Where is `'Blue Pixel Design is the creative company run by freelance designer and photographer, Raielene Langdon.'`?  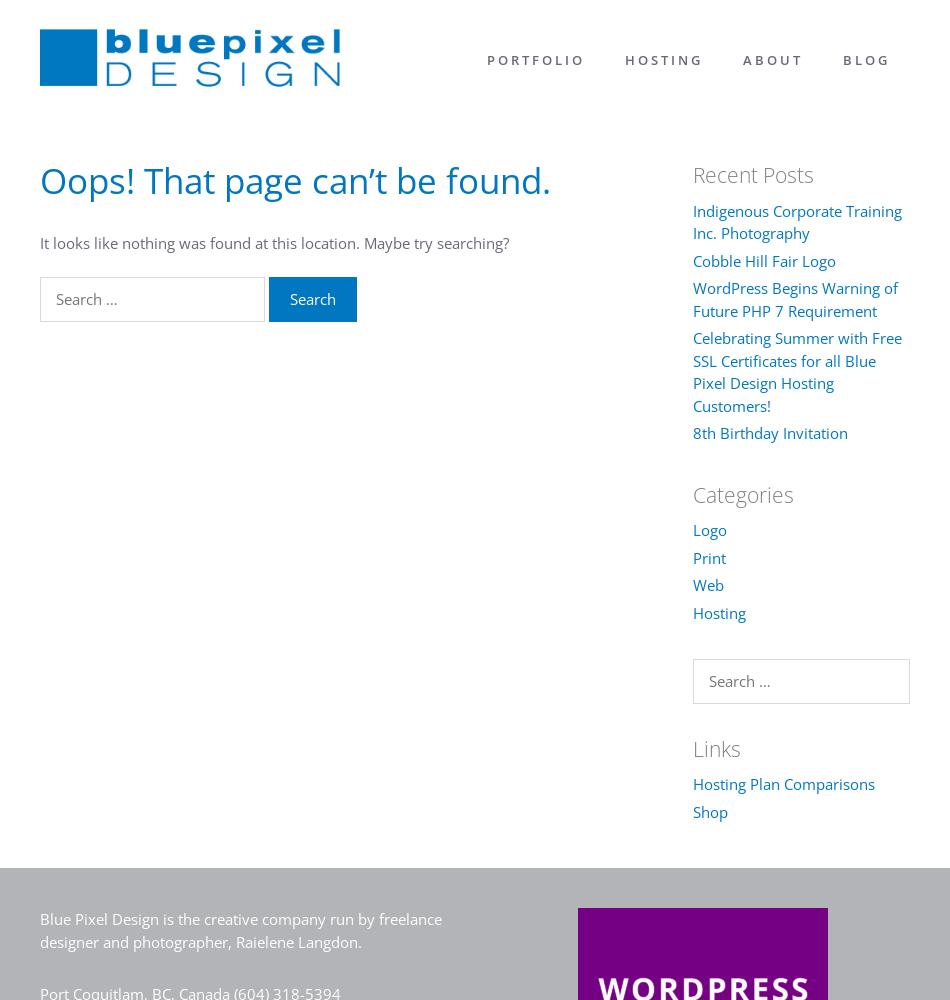 'Blue Pixel Design is the creative company run by freelance designer and photographer, Raielene Langdon.' is located at coordinates (240, 930).